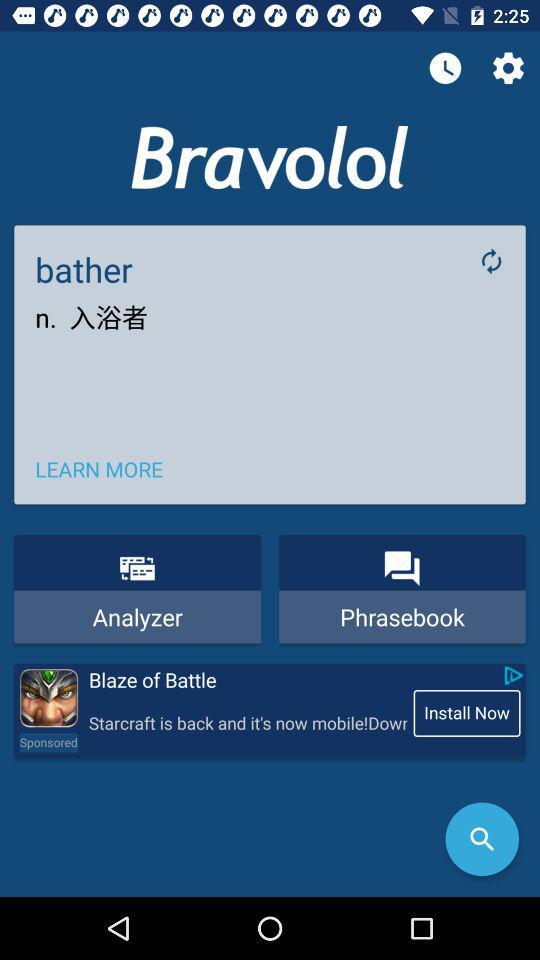  What do you see at coordinates (48, 741) in the screenshot?
I see `the icon to the left of the starcraft is back` at bounding box center [48, 741].